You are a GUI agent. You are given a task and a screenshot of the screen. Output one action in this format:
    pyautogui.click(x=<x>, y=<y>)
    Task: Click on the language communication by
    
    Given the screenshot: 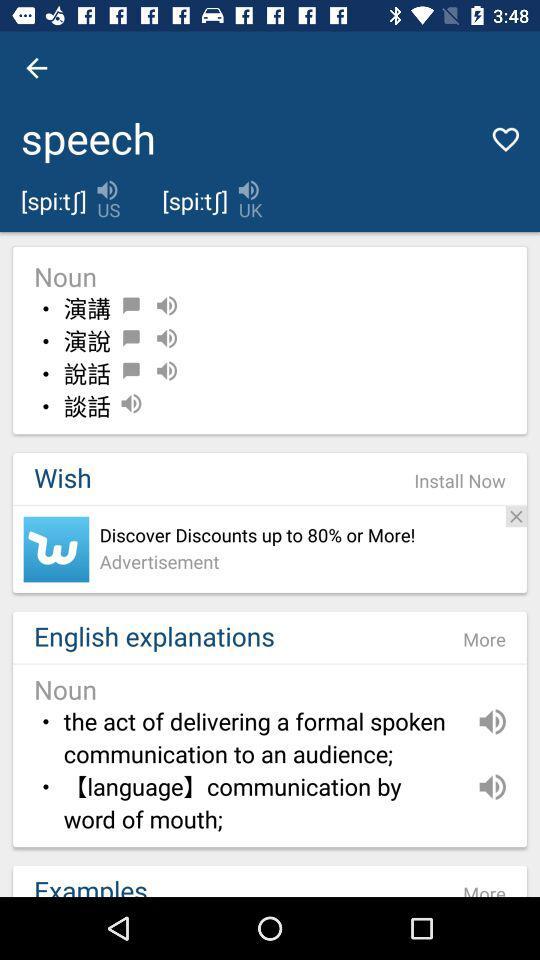 What is the action you would take?
    pyautogui.click(x=261, y=804)
    